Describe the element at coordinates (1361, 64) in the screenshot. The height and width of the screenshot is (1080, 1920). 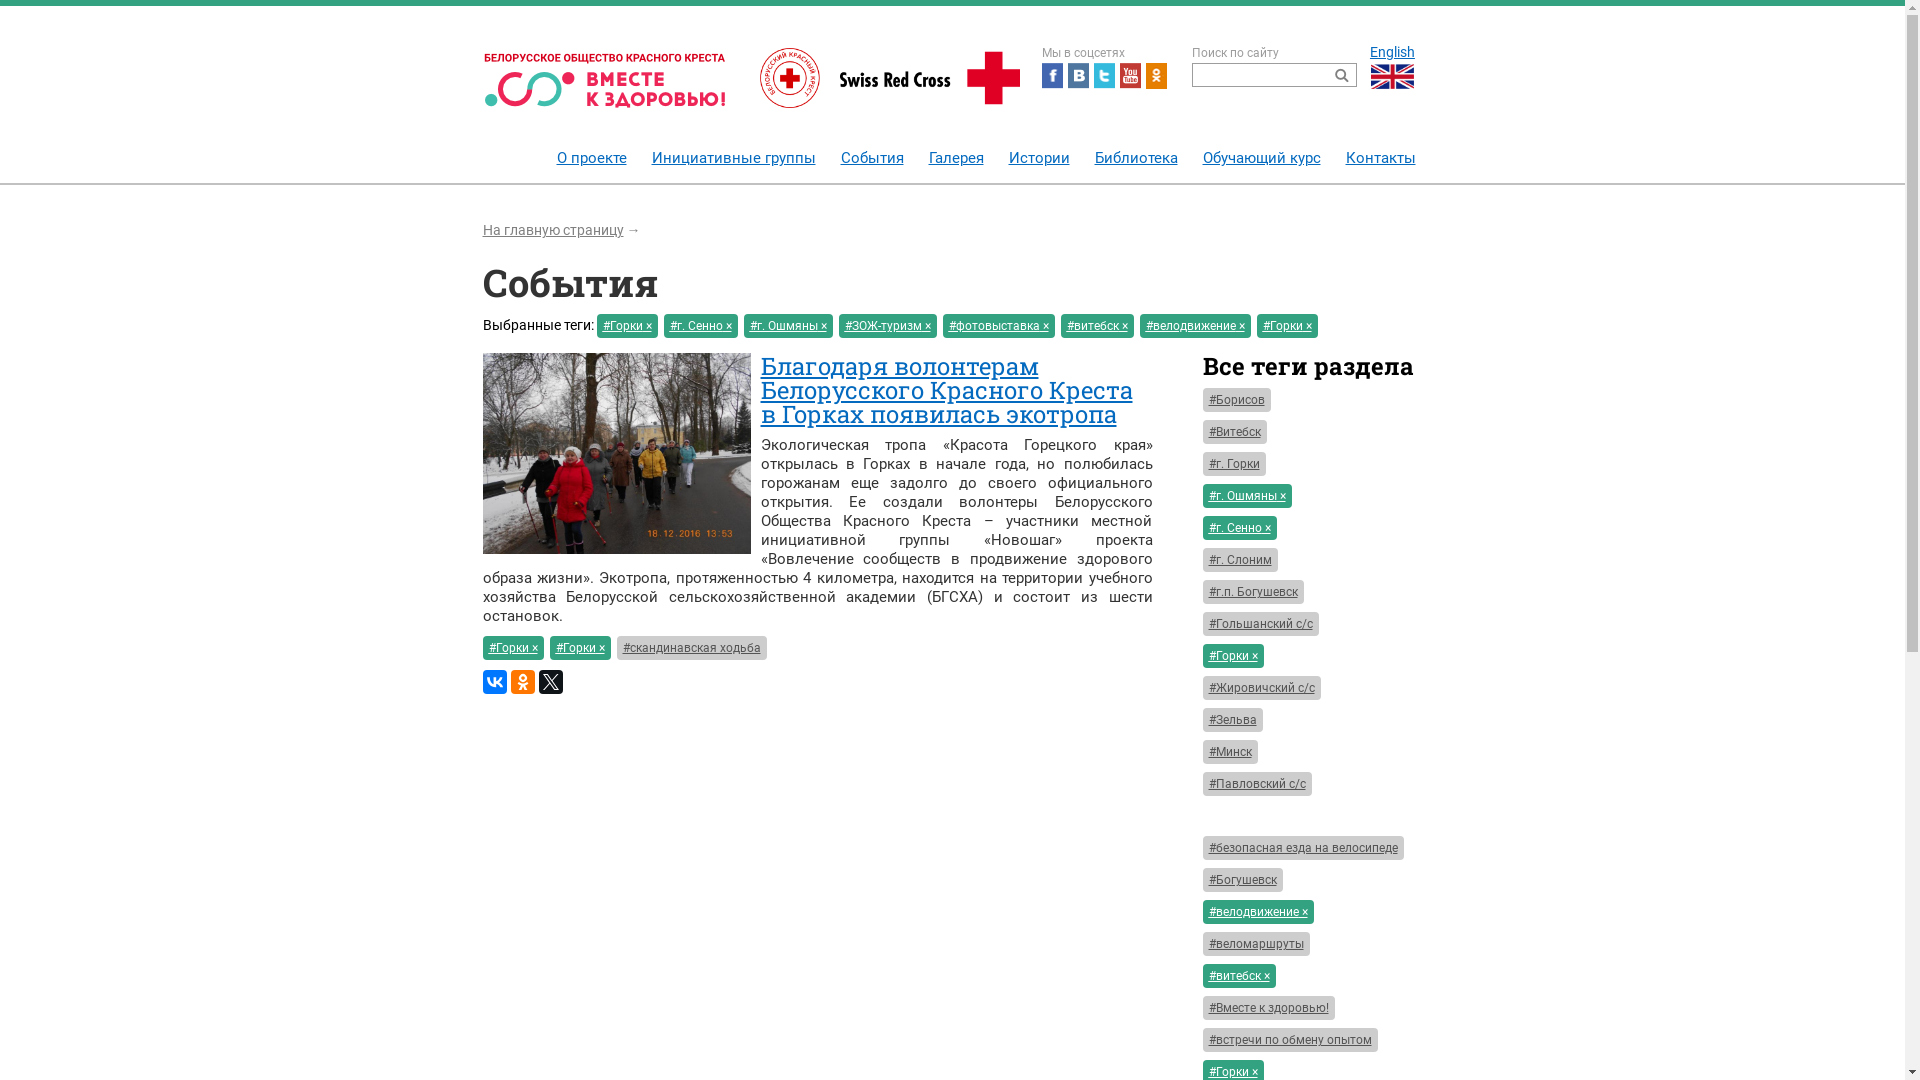
I see `'English'` at that location.